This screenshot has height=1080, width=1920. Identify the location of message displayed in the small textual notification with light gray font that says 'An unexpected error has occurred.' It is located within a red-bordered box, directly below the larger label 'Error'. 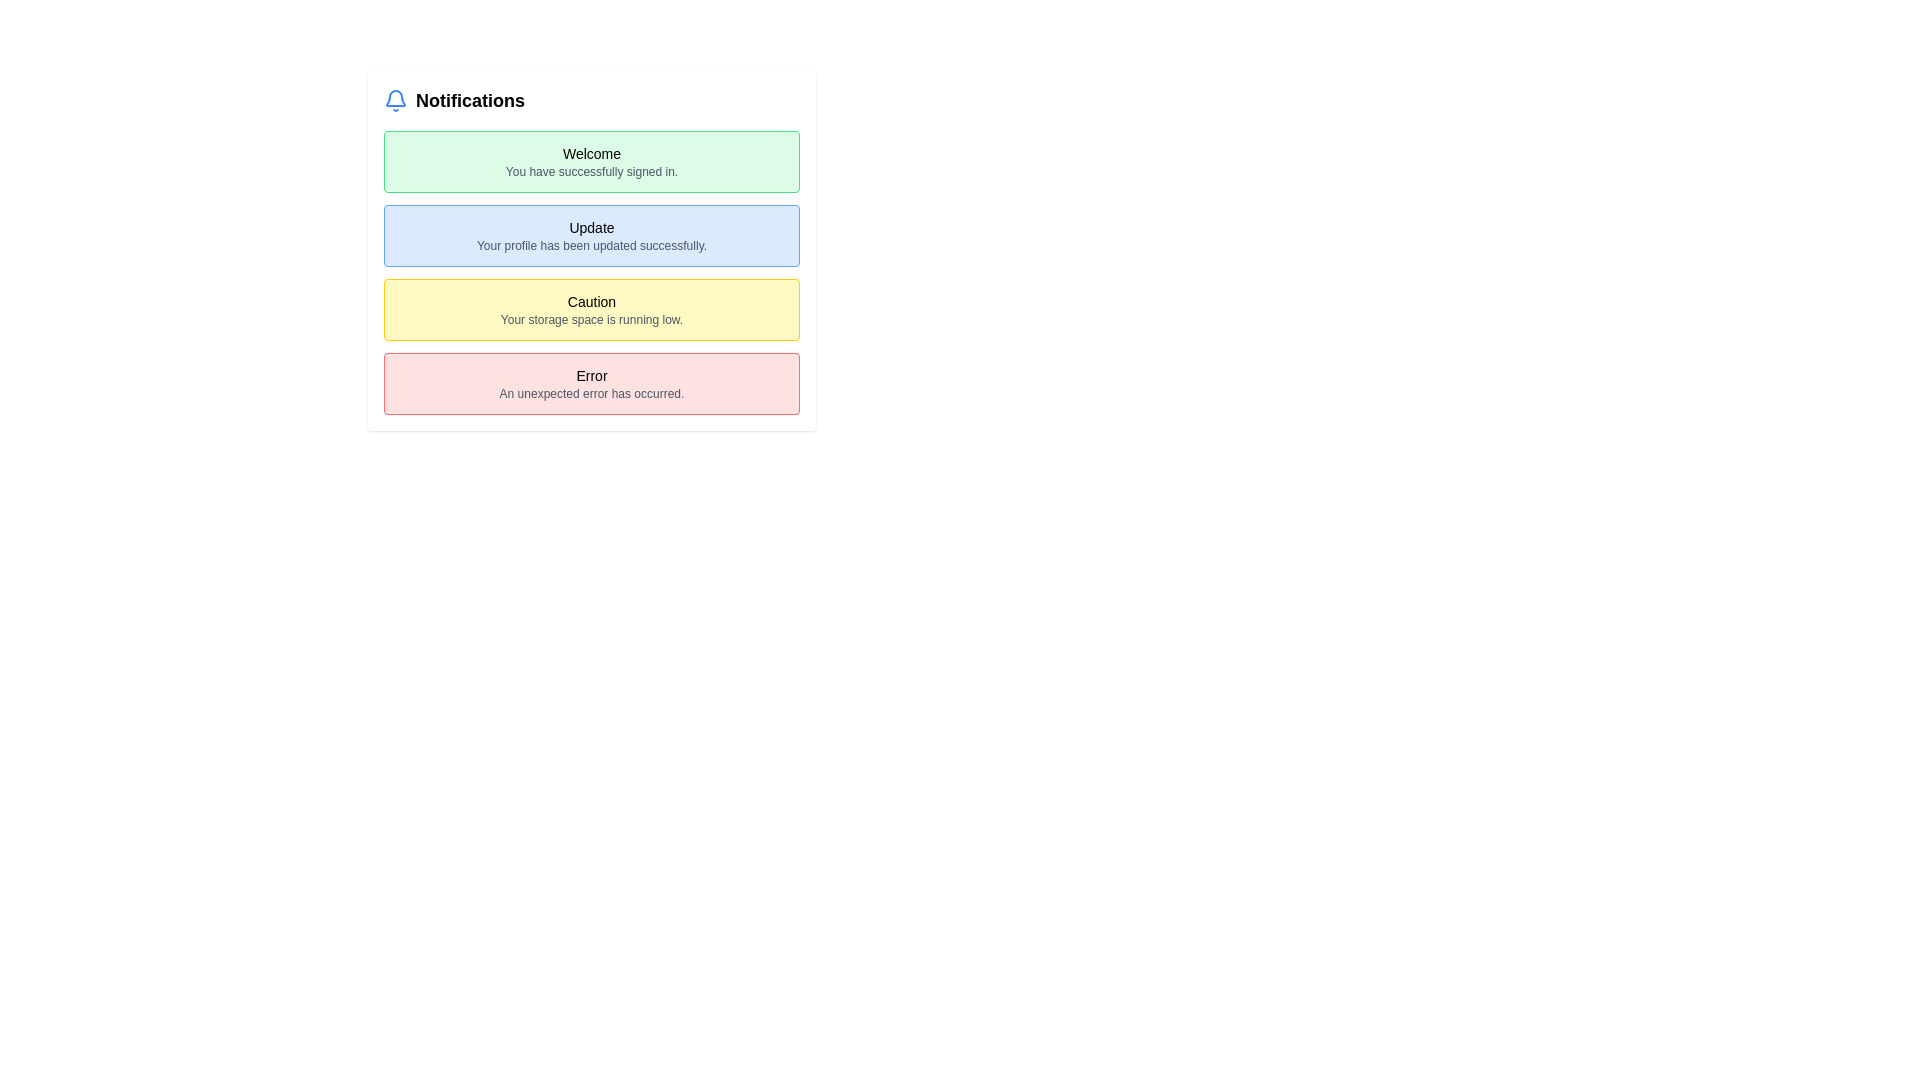
(590, 393).